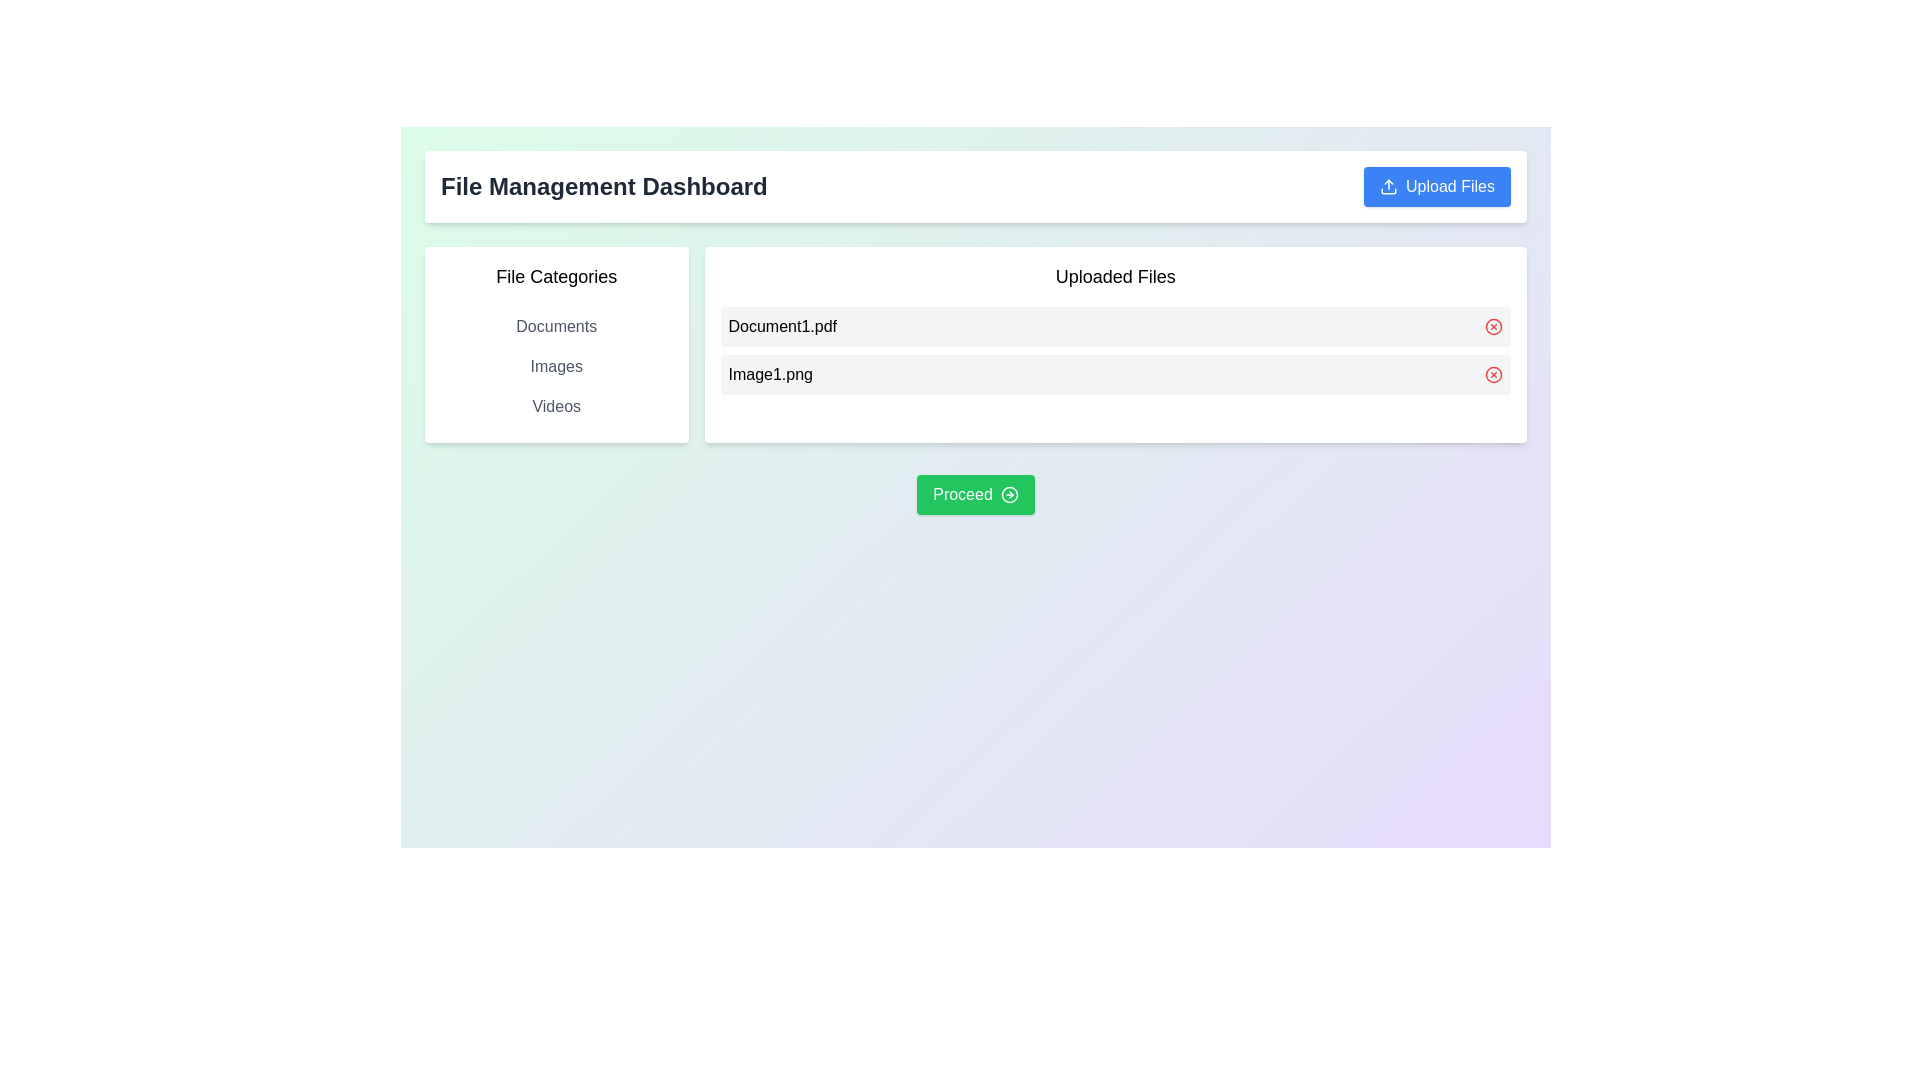 The image size is (1920, 1080). I want to click on the 'Upload' button located in the top-right corner of the 'File Management Dashboard' header section to initiate the upload process, so click(1436, 186).